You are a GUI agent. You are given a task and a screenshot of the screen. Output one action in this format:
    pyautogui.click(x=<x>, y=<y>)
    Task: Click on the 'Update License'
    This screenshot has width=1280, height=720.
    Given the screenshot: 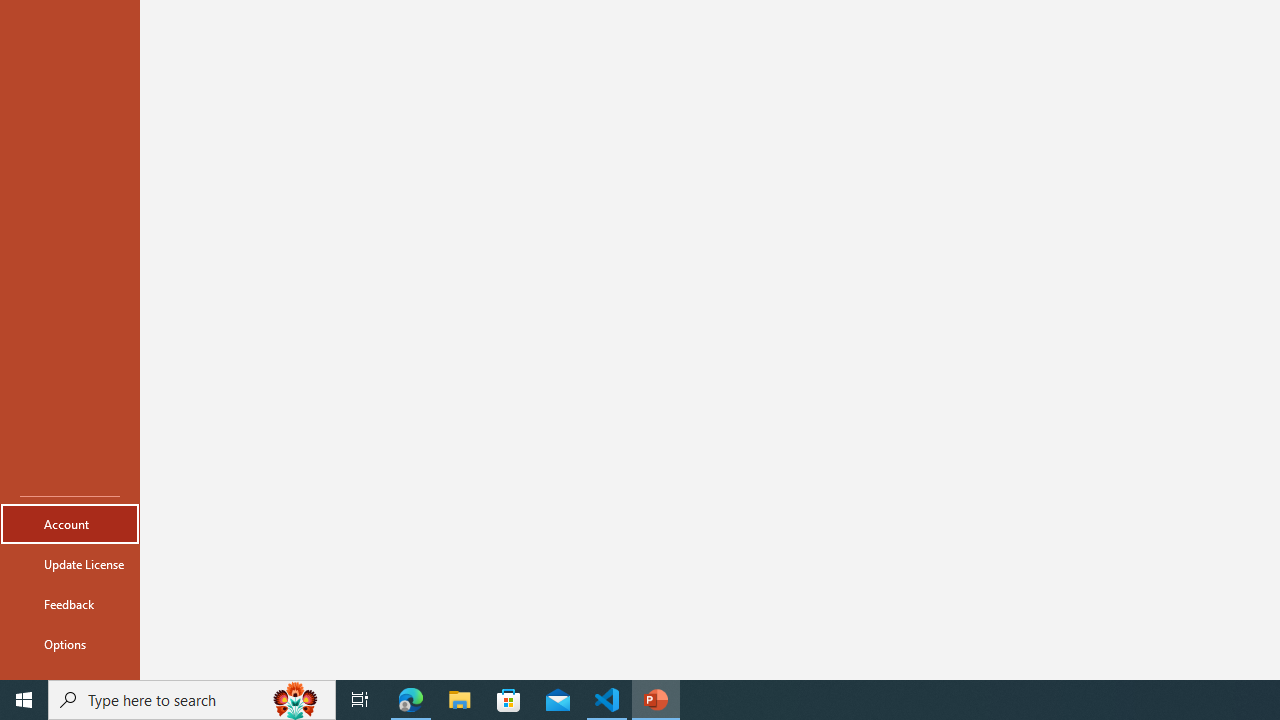 What is the action you would take?
    pyautogui.click(x=69, y=564)
    